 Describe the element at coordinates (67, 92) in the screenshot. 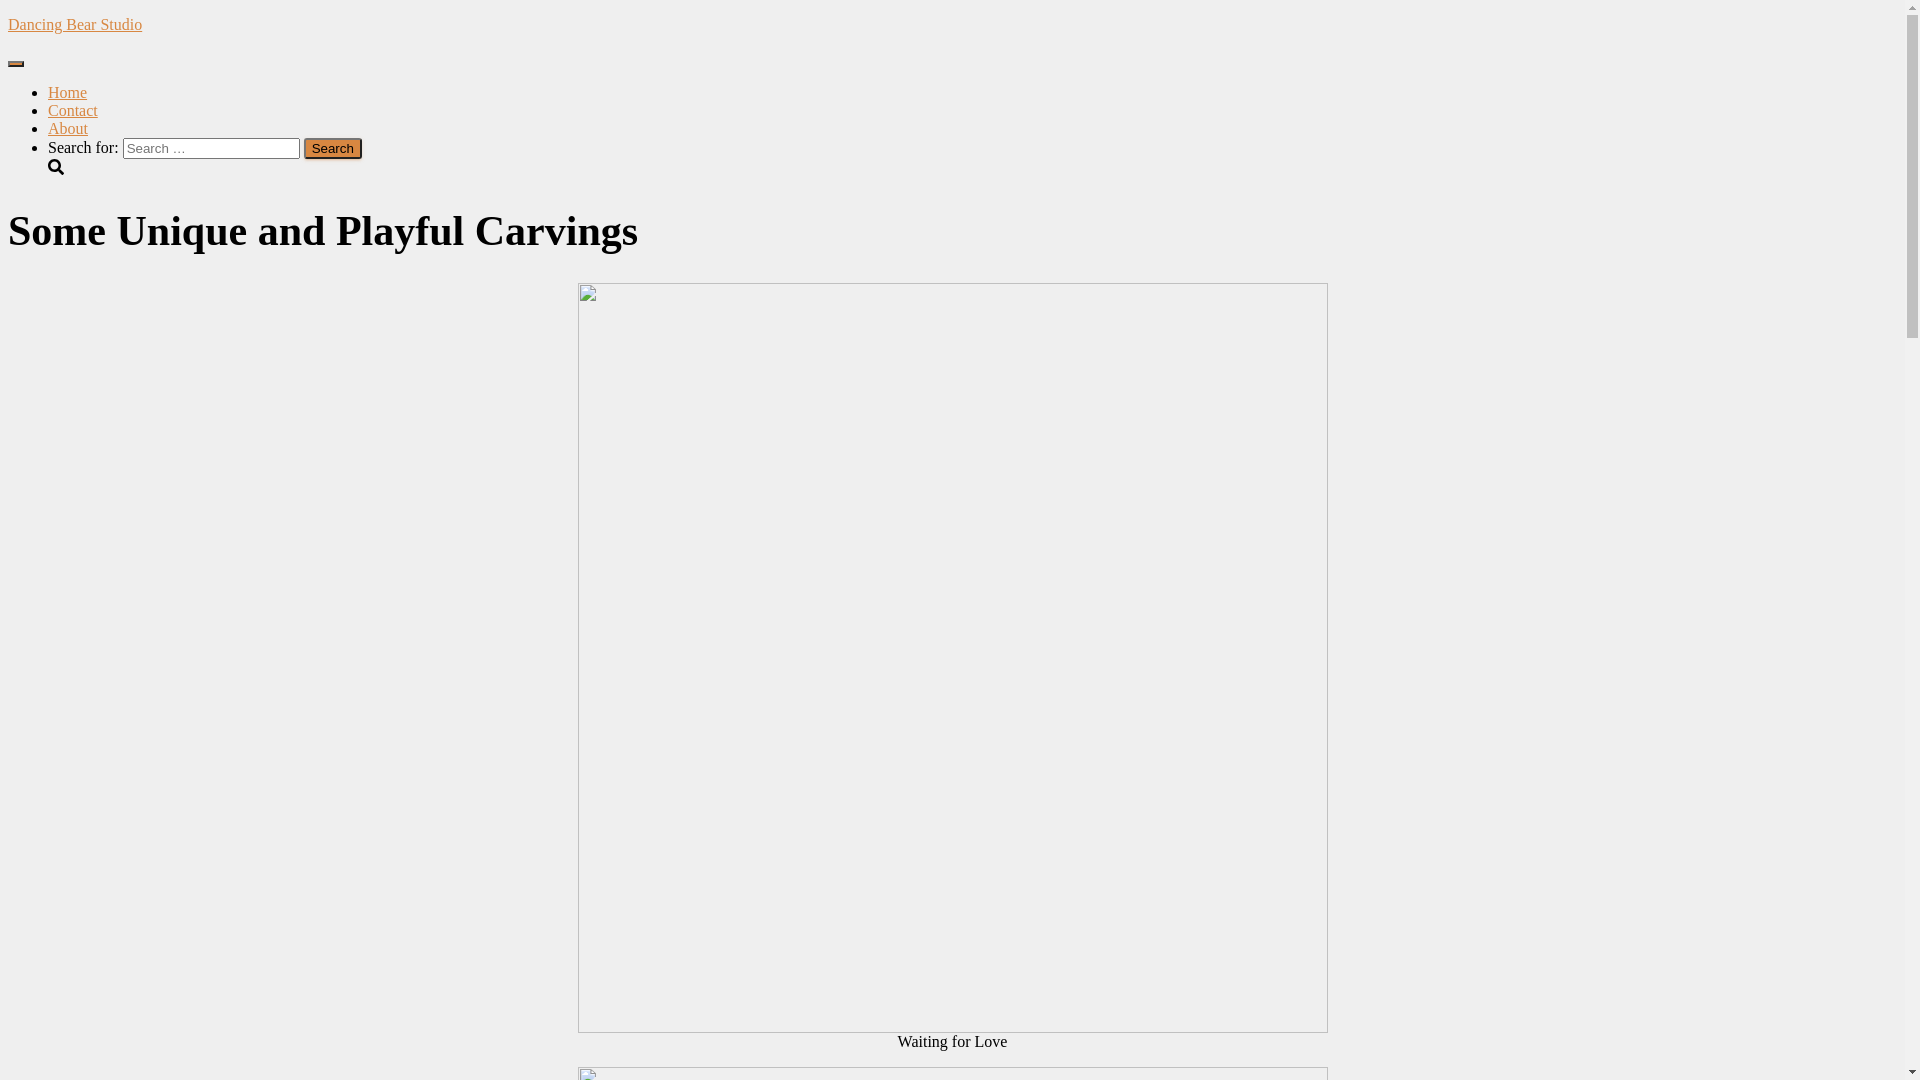

I see `'Home'` at that location.